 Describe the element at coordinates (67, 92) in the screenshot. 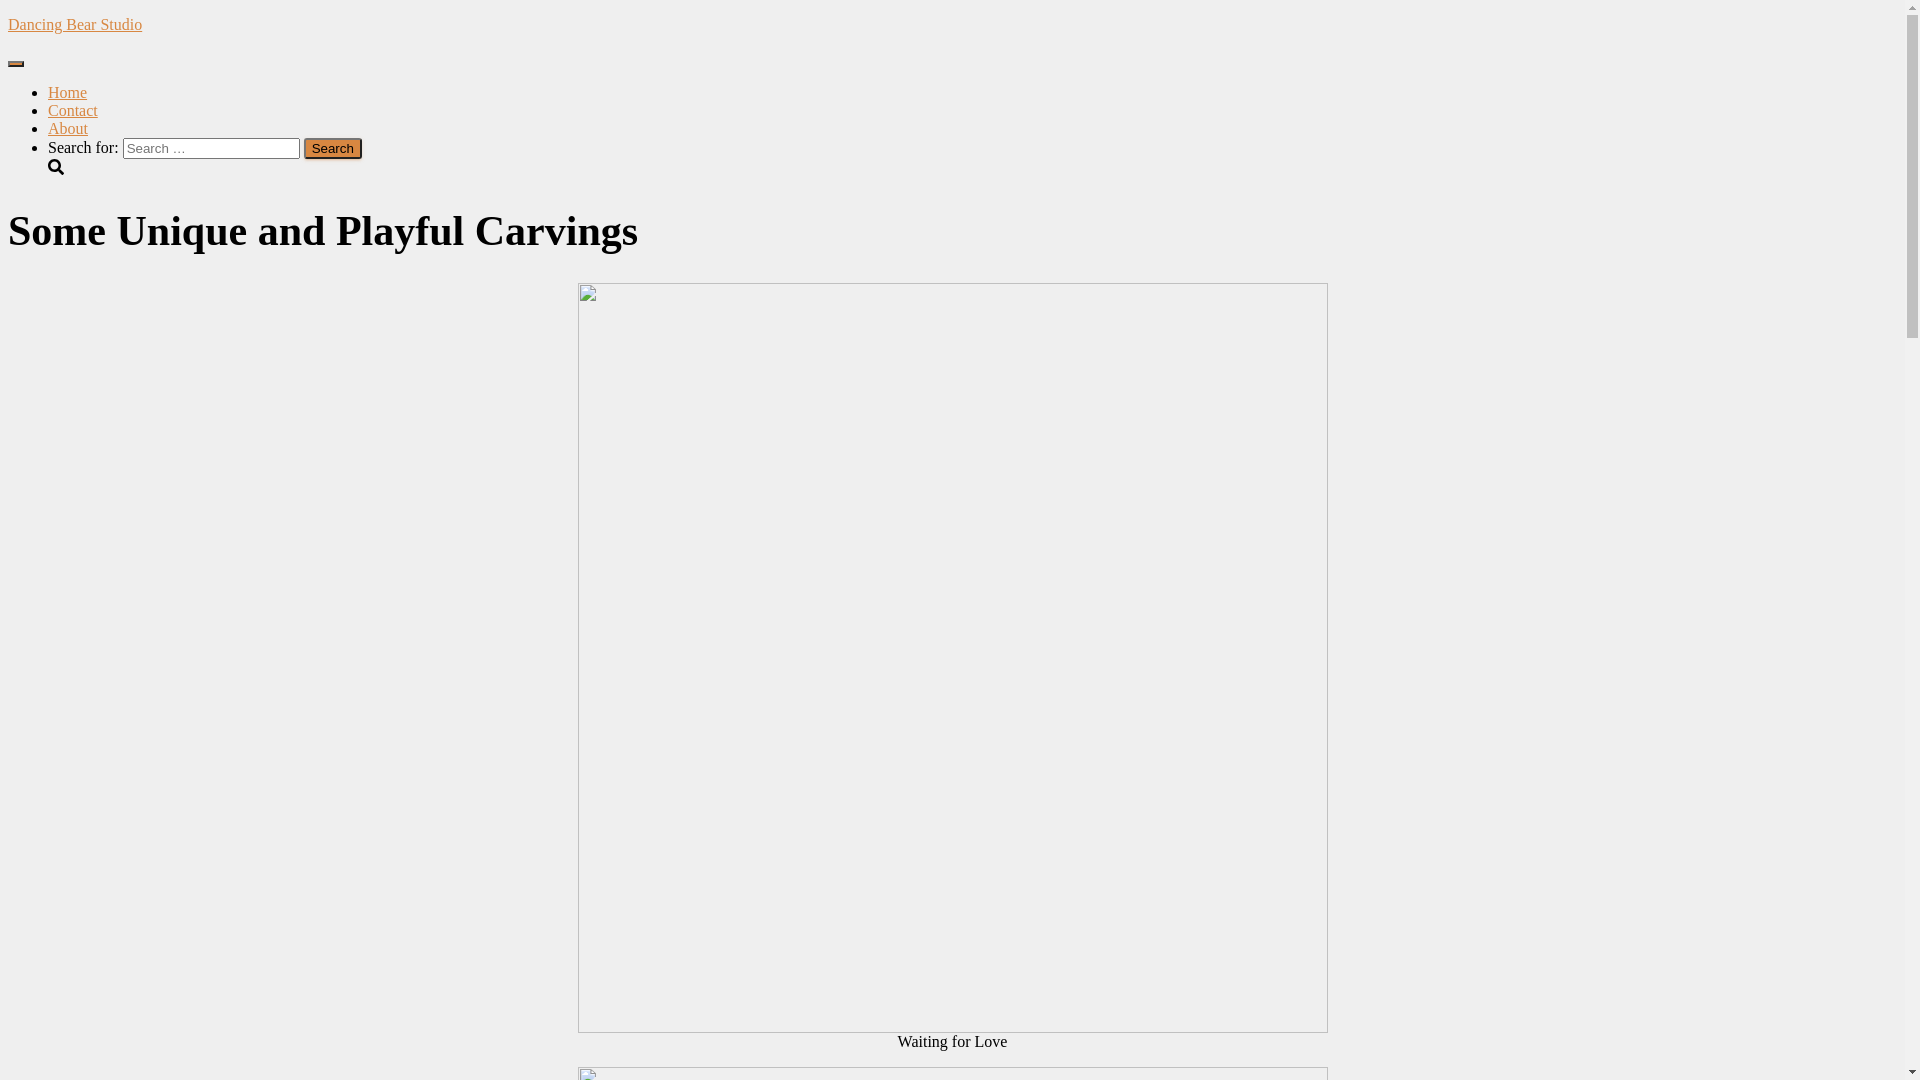

I see `'Home'` at that location.